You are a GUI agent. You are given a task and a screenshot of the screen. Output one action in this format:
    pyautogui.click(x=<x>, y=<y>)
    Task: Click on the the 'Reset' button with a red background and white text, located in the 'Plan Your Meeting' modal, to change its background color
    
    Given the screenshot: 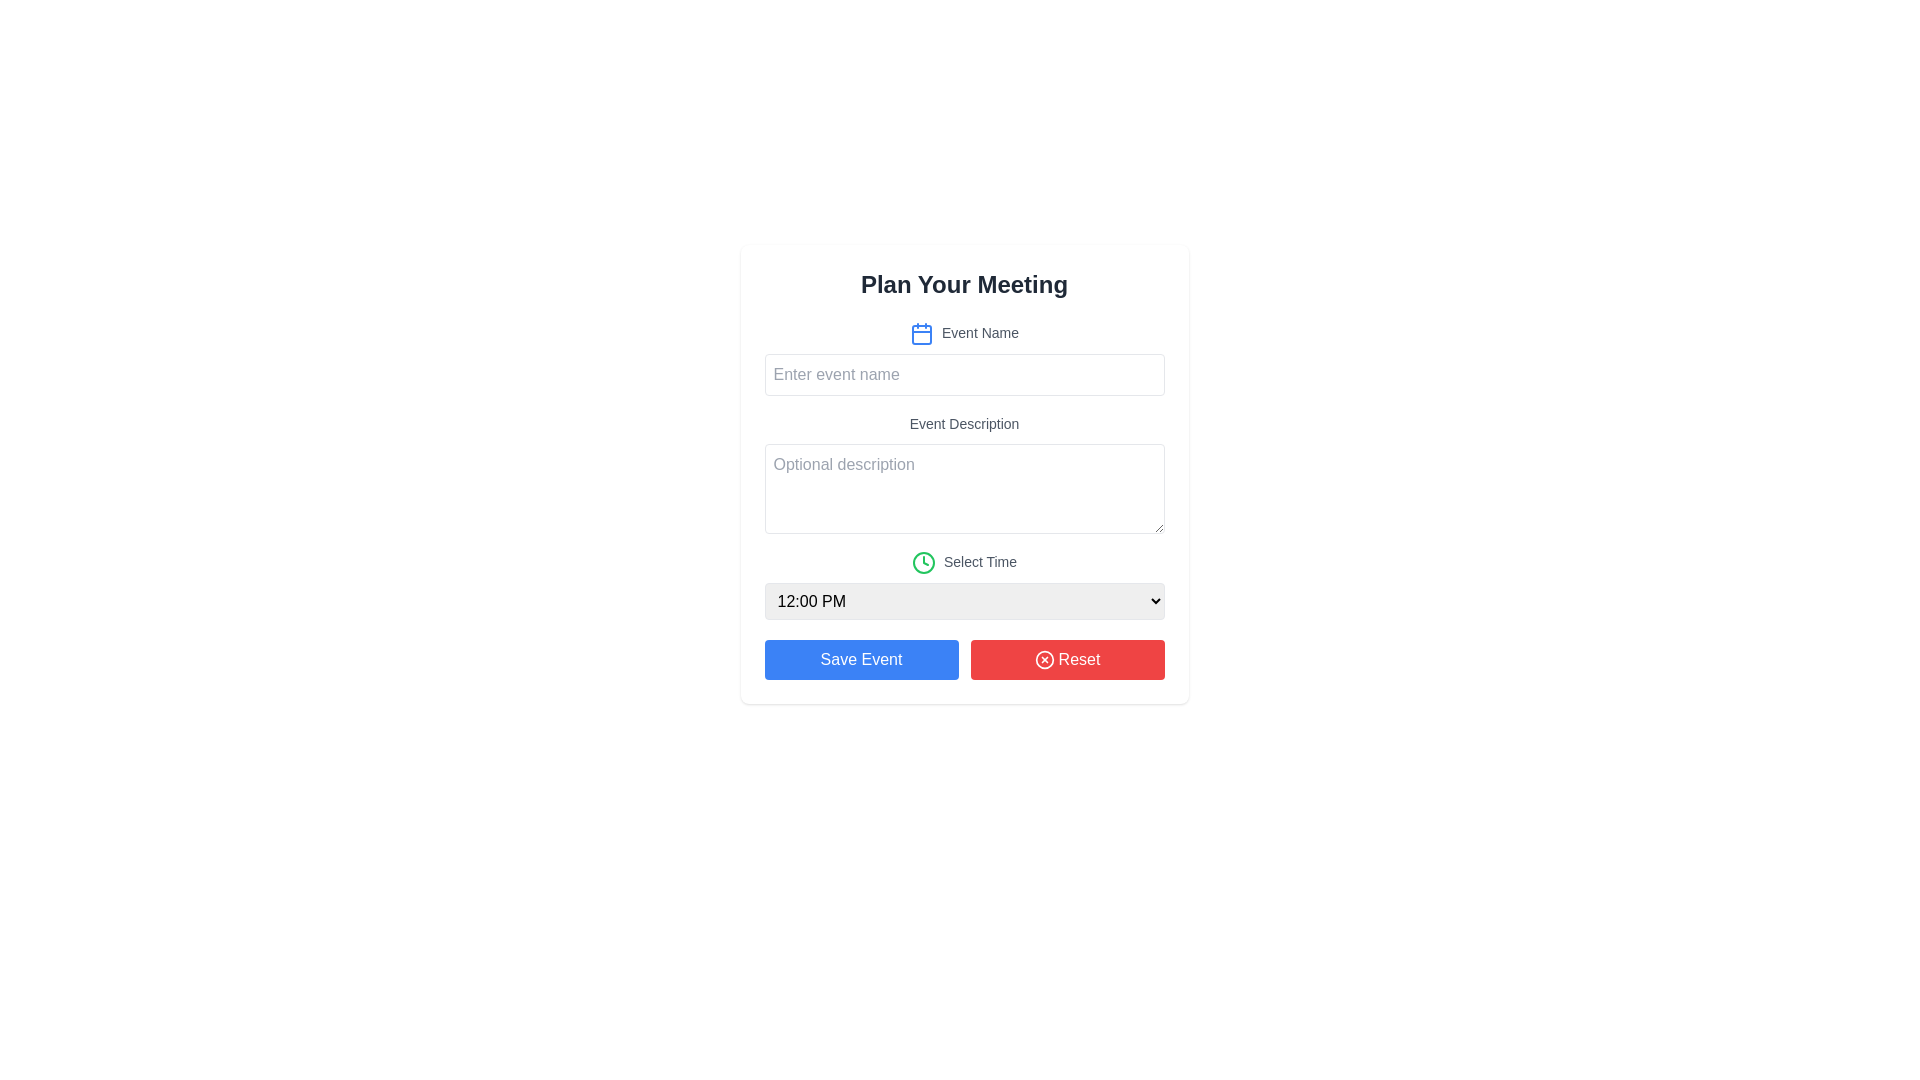 What is the action you would take?
    pyautogui.click(x=1066, y=659)
    